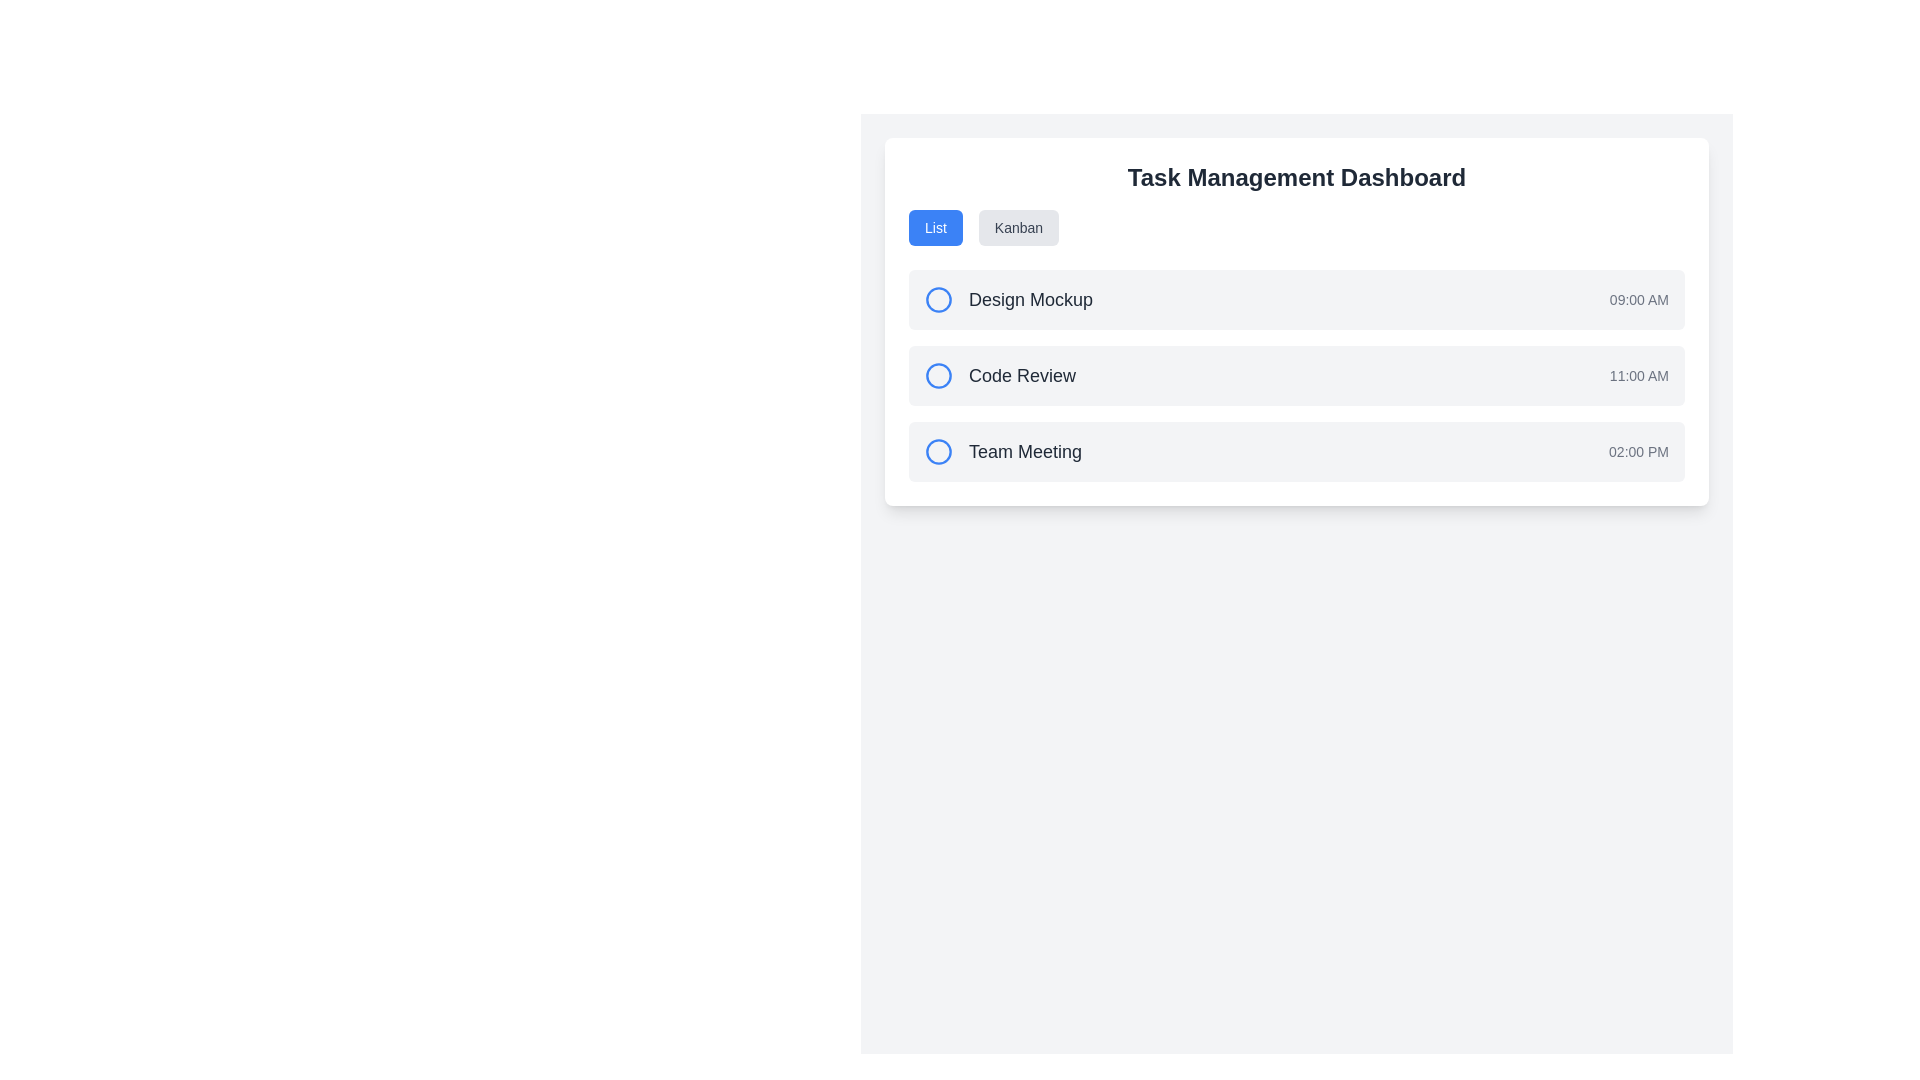 The image size is (1920, 1080). Describe the element at coordinates (938, 451) in the screenshot. I see `the Circle Indicator located to the left of the 'Team Meeting' entry, which serves as a status marker` at that location.